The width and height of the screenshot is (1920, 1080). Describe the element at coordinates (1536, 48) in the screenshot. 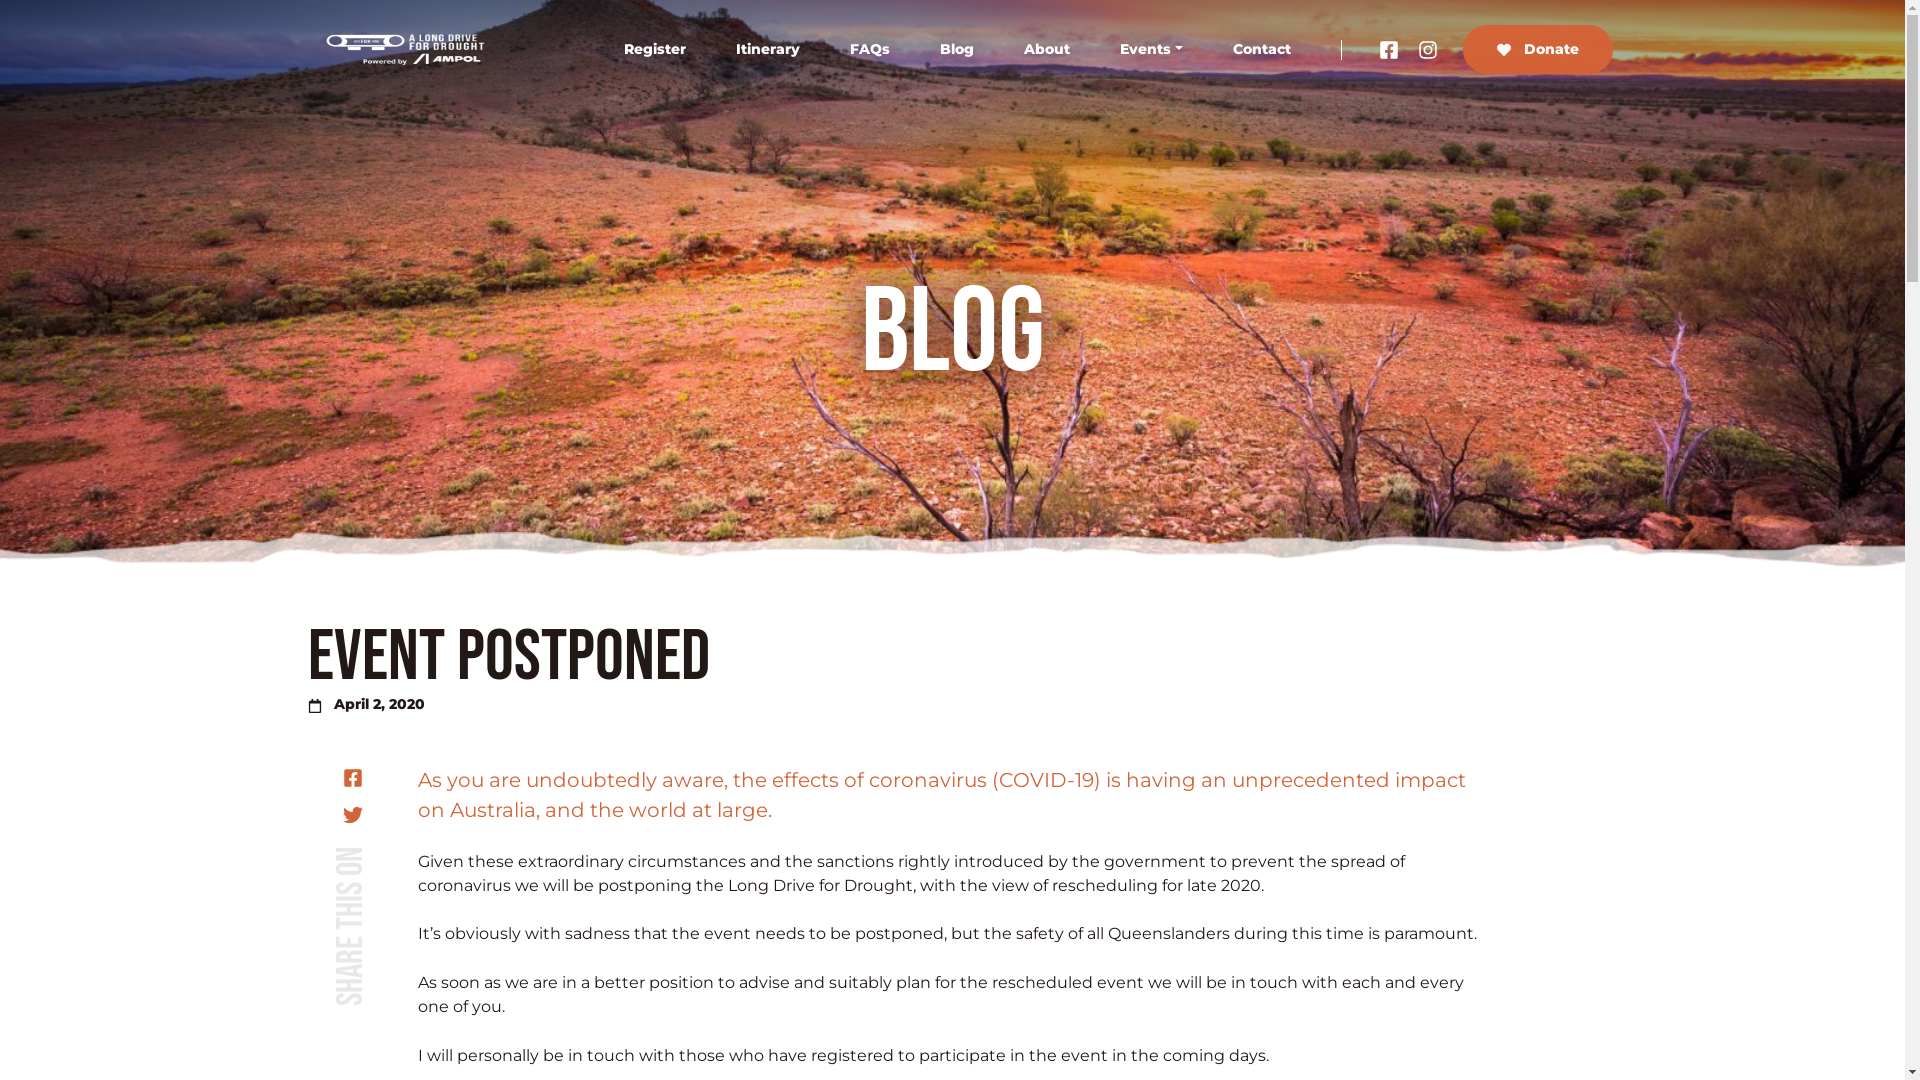

I see `'Donate'` at that location.